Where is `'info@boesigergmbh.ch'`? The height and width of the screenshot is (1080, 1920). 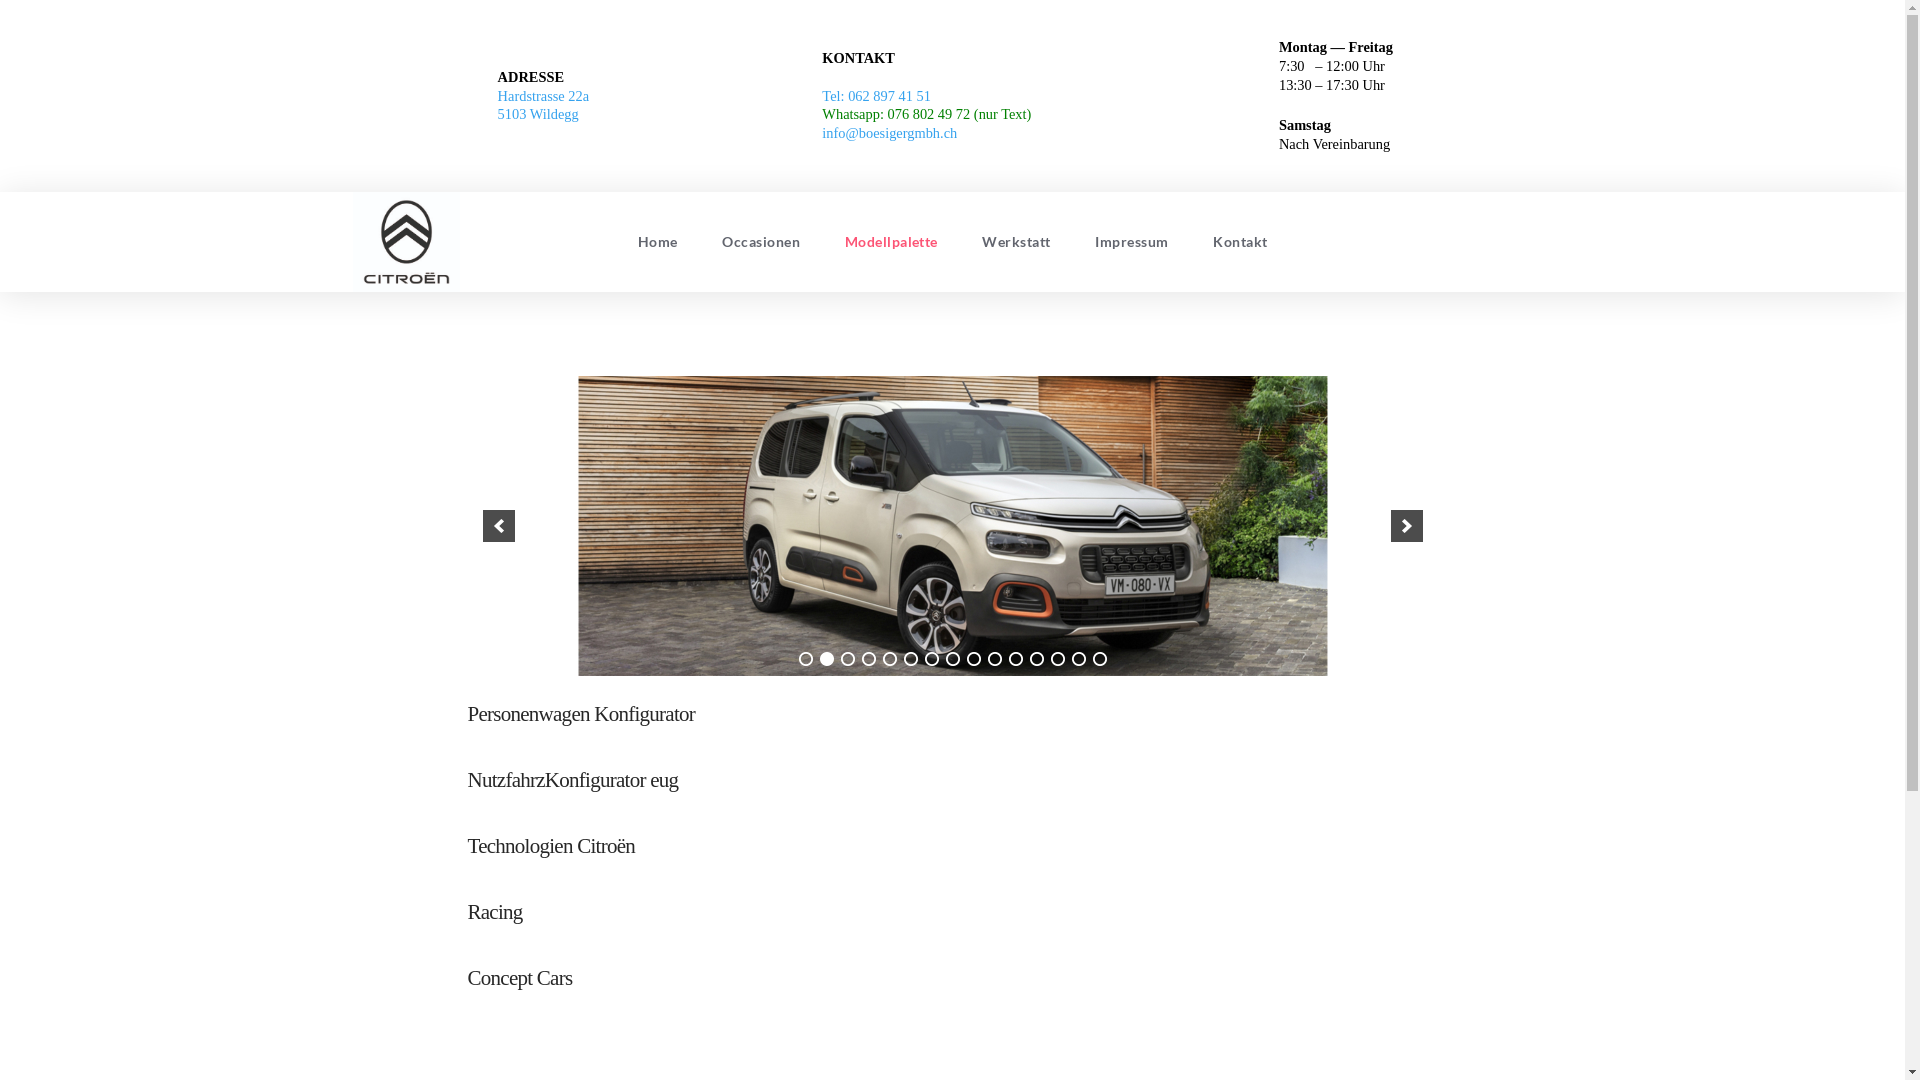
'info@boesigergmbh.ch' is located at coordinates (888, 132).